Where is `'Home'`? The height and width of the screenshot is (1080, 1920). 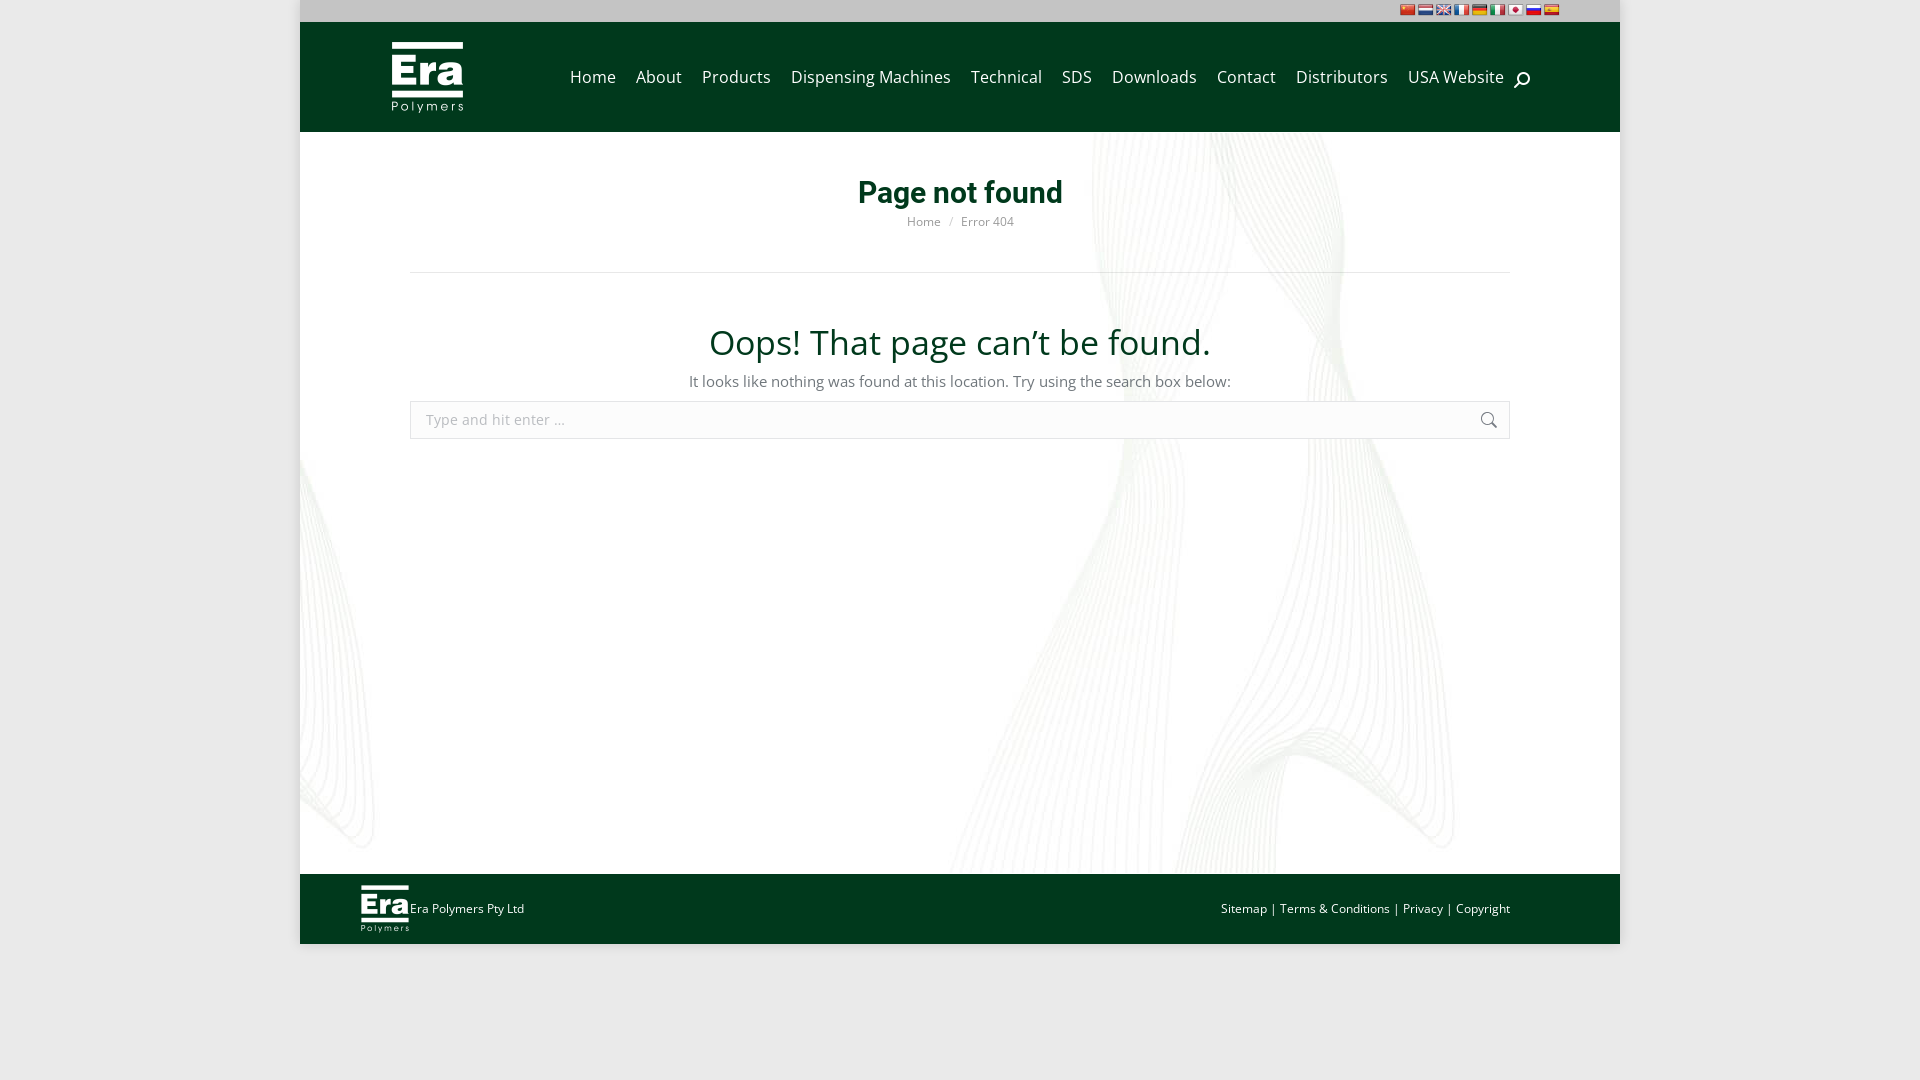 'Home' is located at coordinates (905, 220).